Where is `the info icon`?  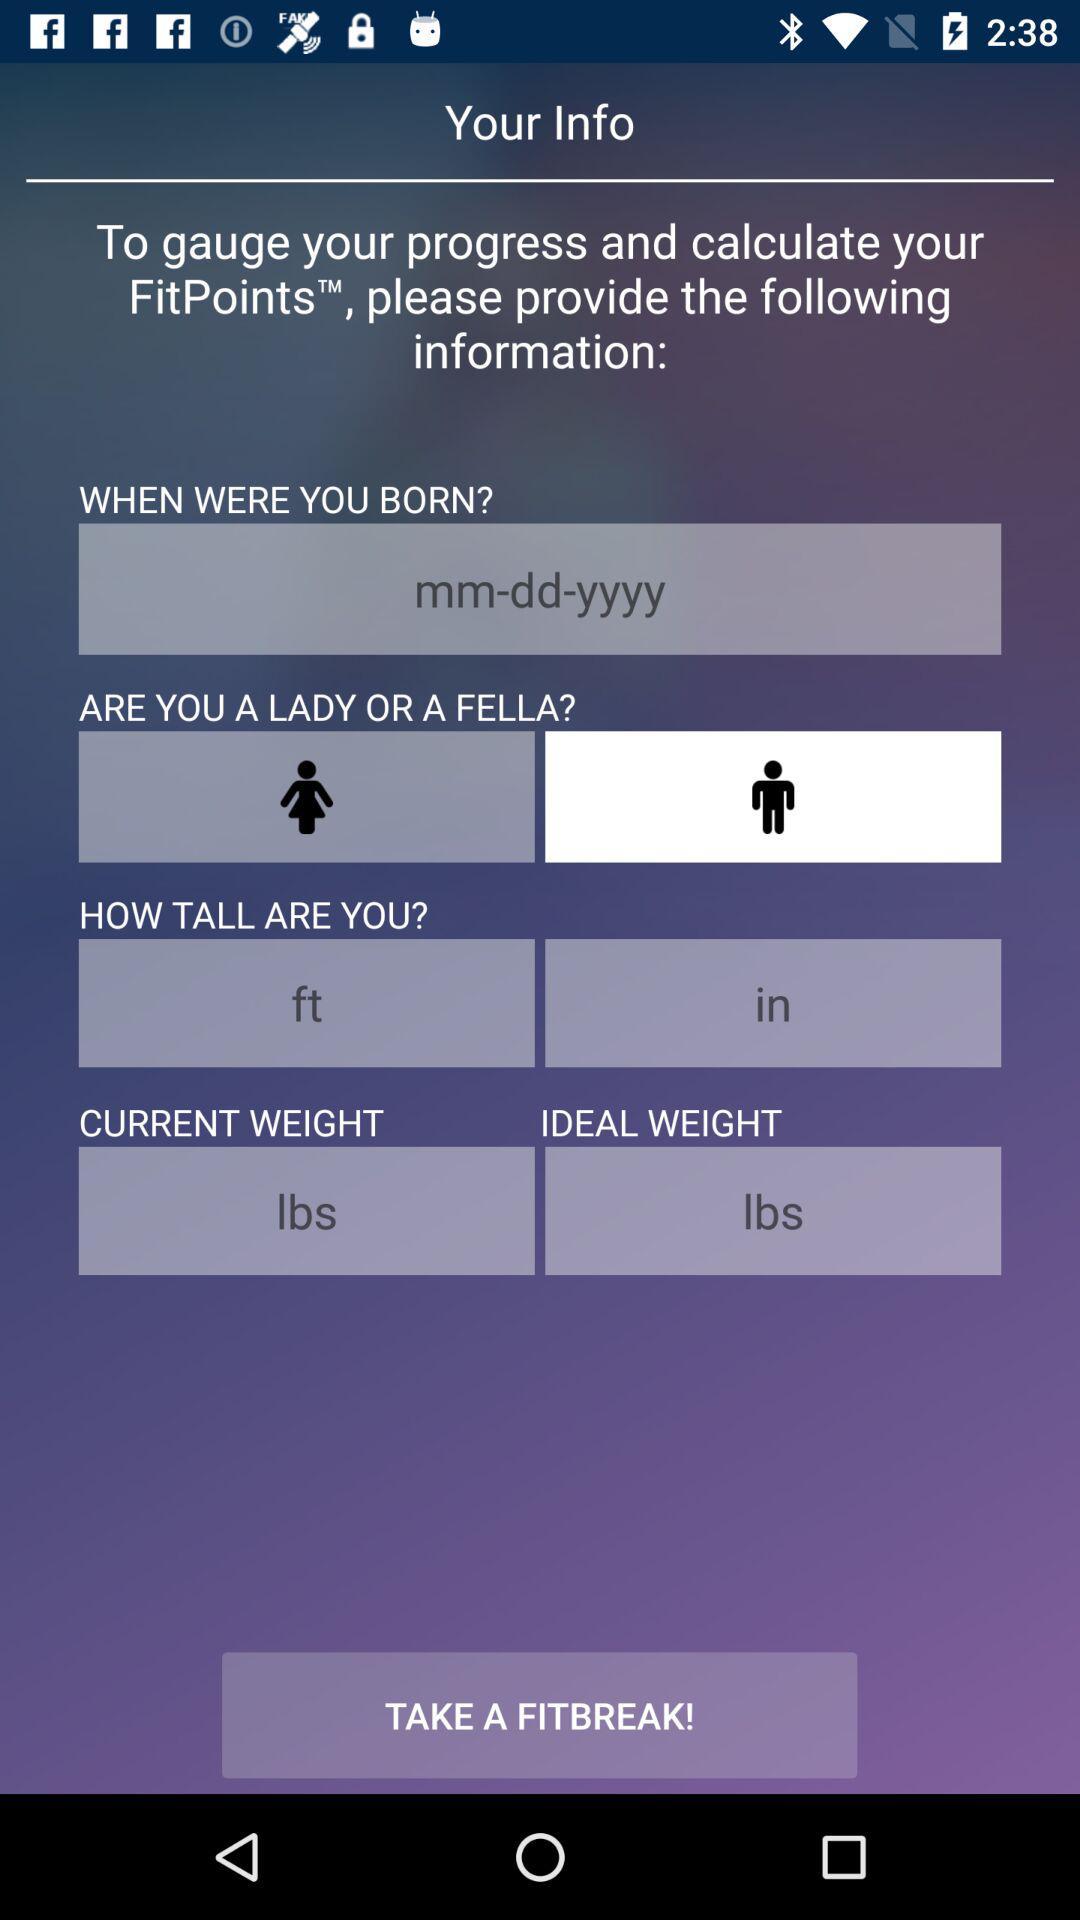
the info icon is located at coordinates (772, 795).